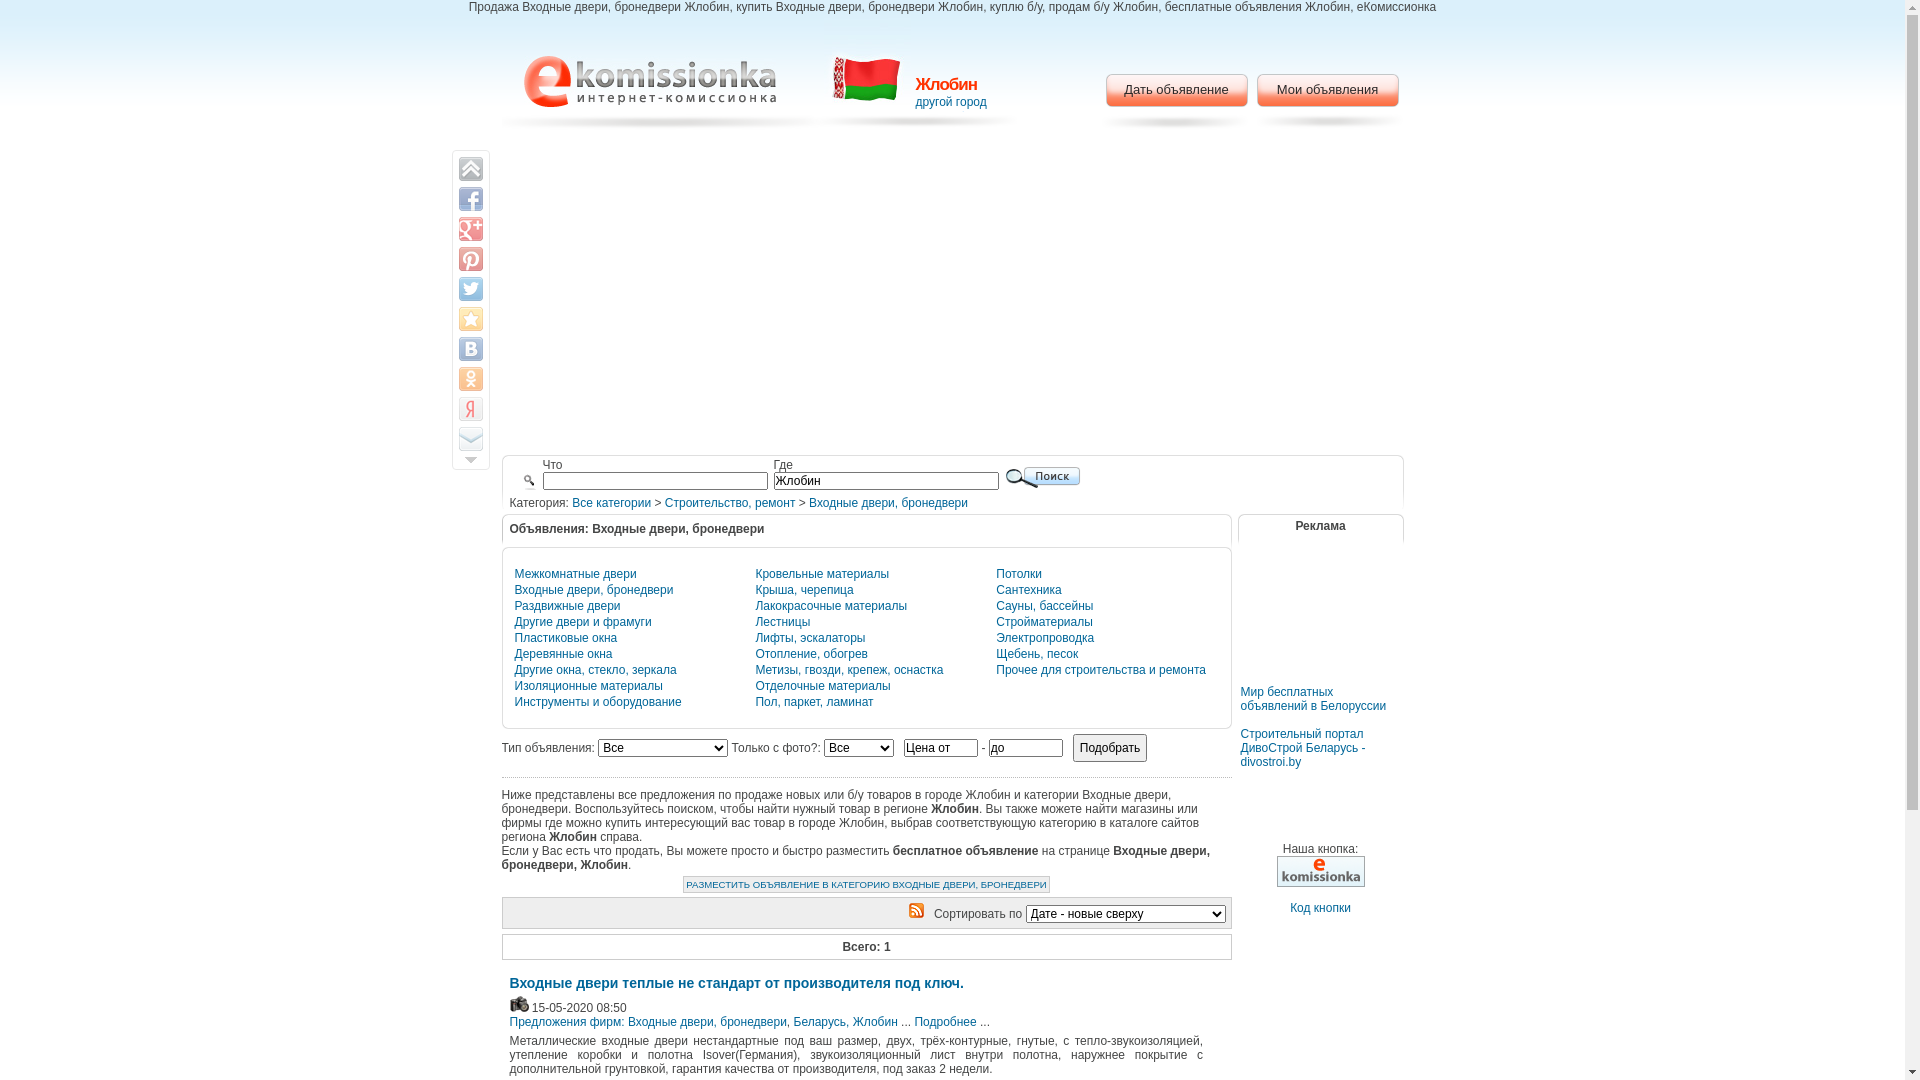 This screenshot has width=1920, height=1080. I want to click on 'Share on VK', so click(469, 347).